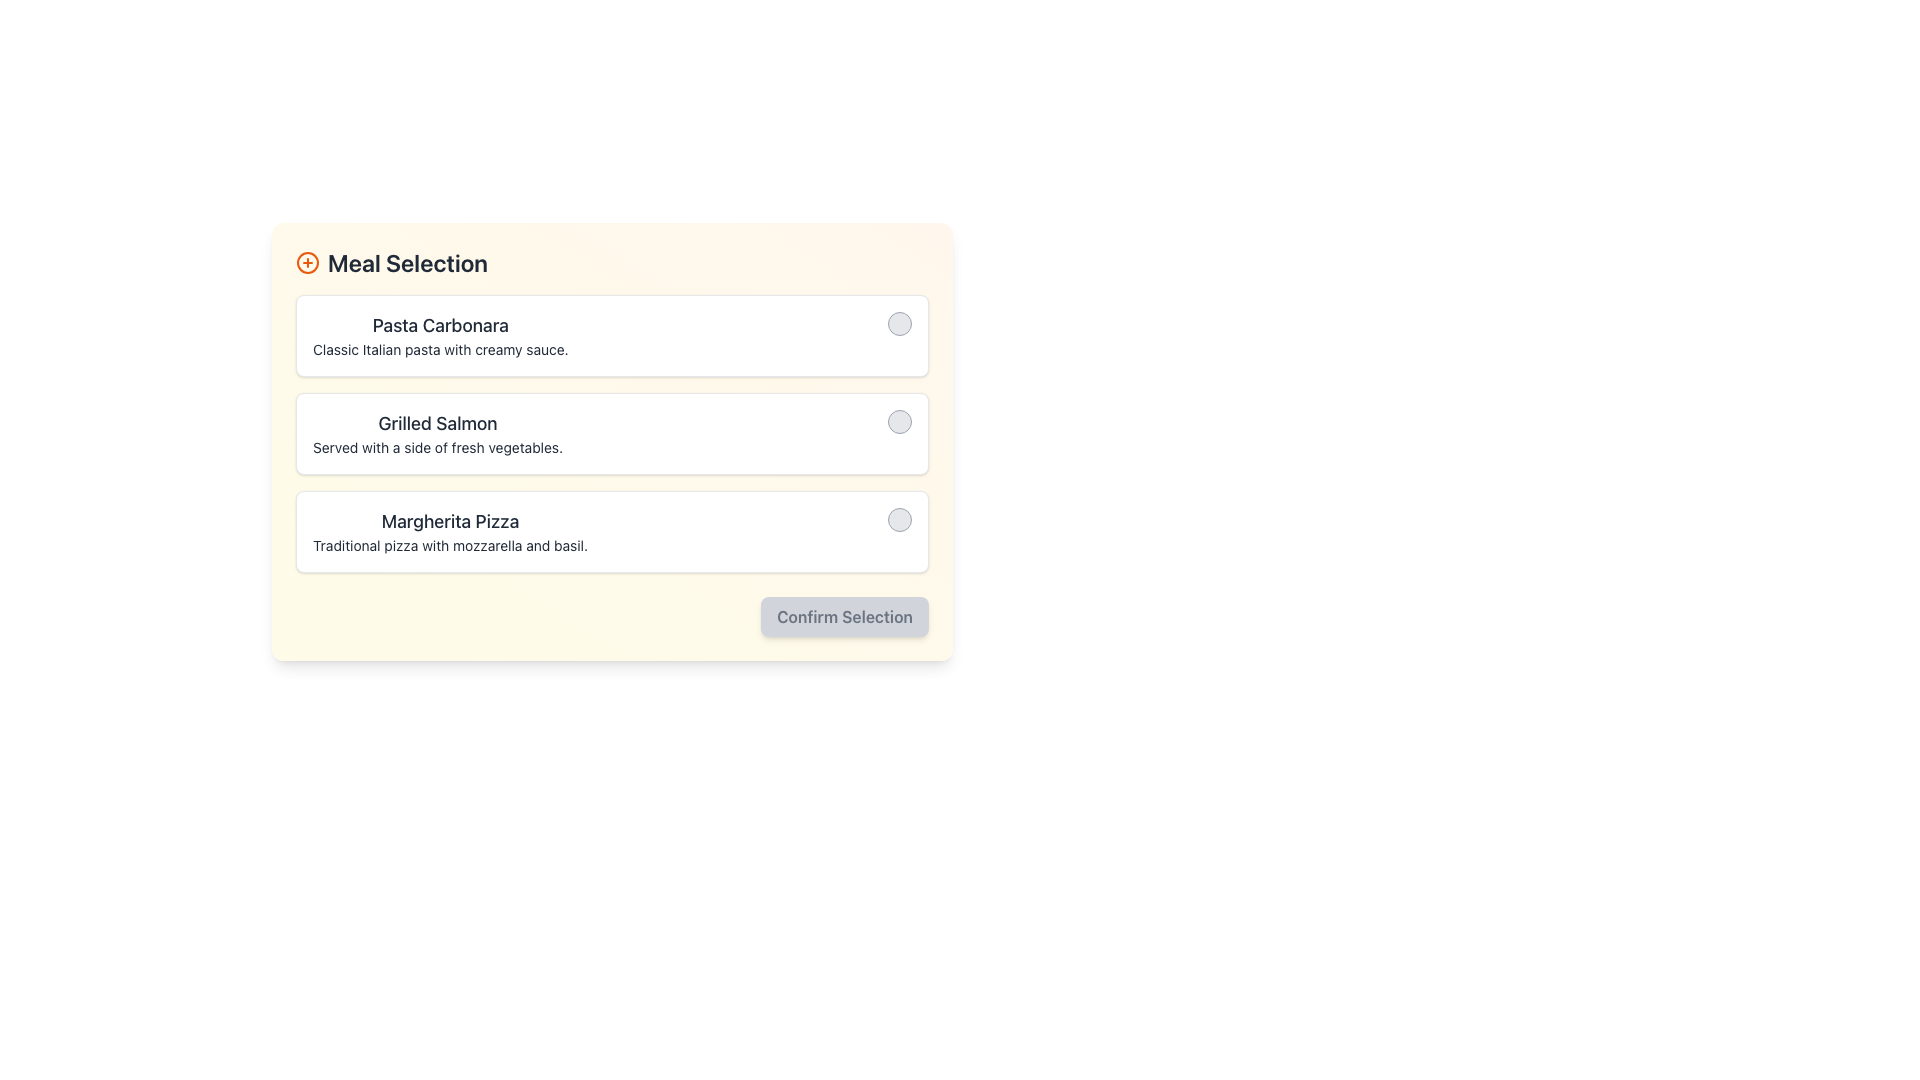 The image size is (1920, 1080). I want to click on the interactive list item for 'Grilled Salmon', so click(611, 433).